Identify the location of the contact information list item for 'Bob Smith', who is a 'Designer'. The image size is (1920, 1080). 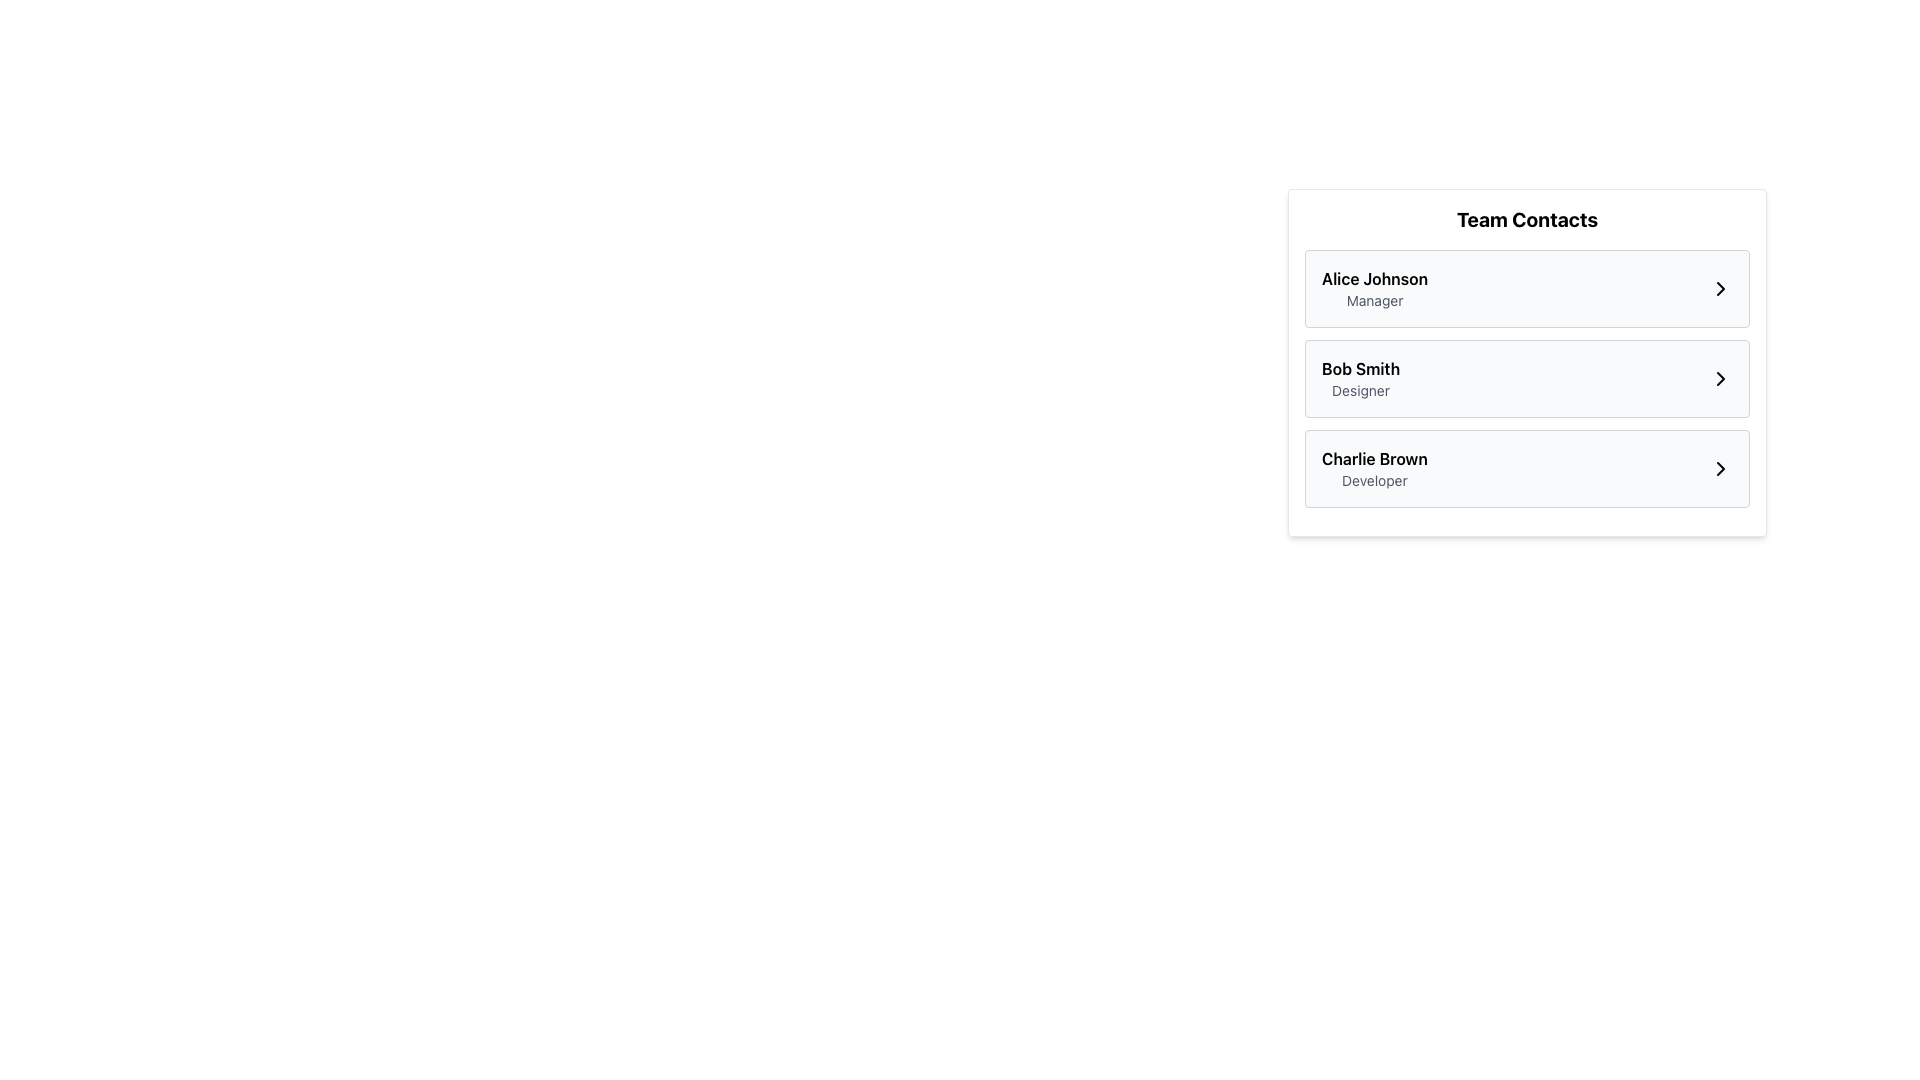
(1526, 378).